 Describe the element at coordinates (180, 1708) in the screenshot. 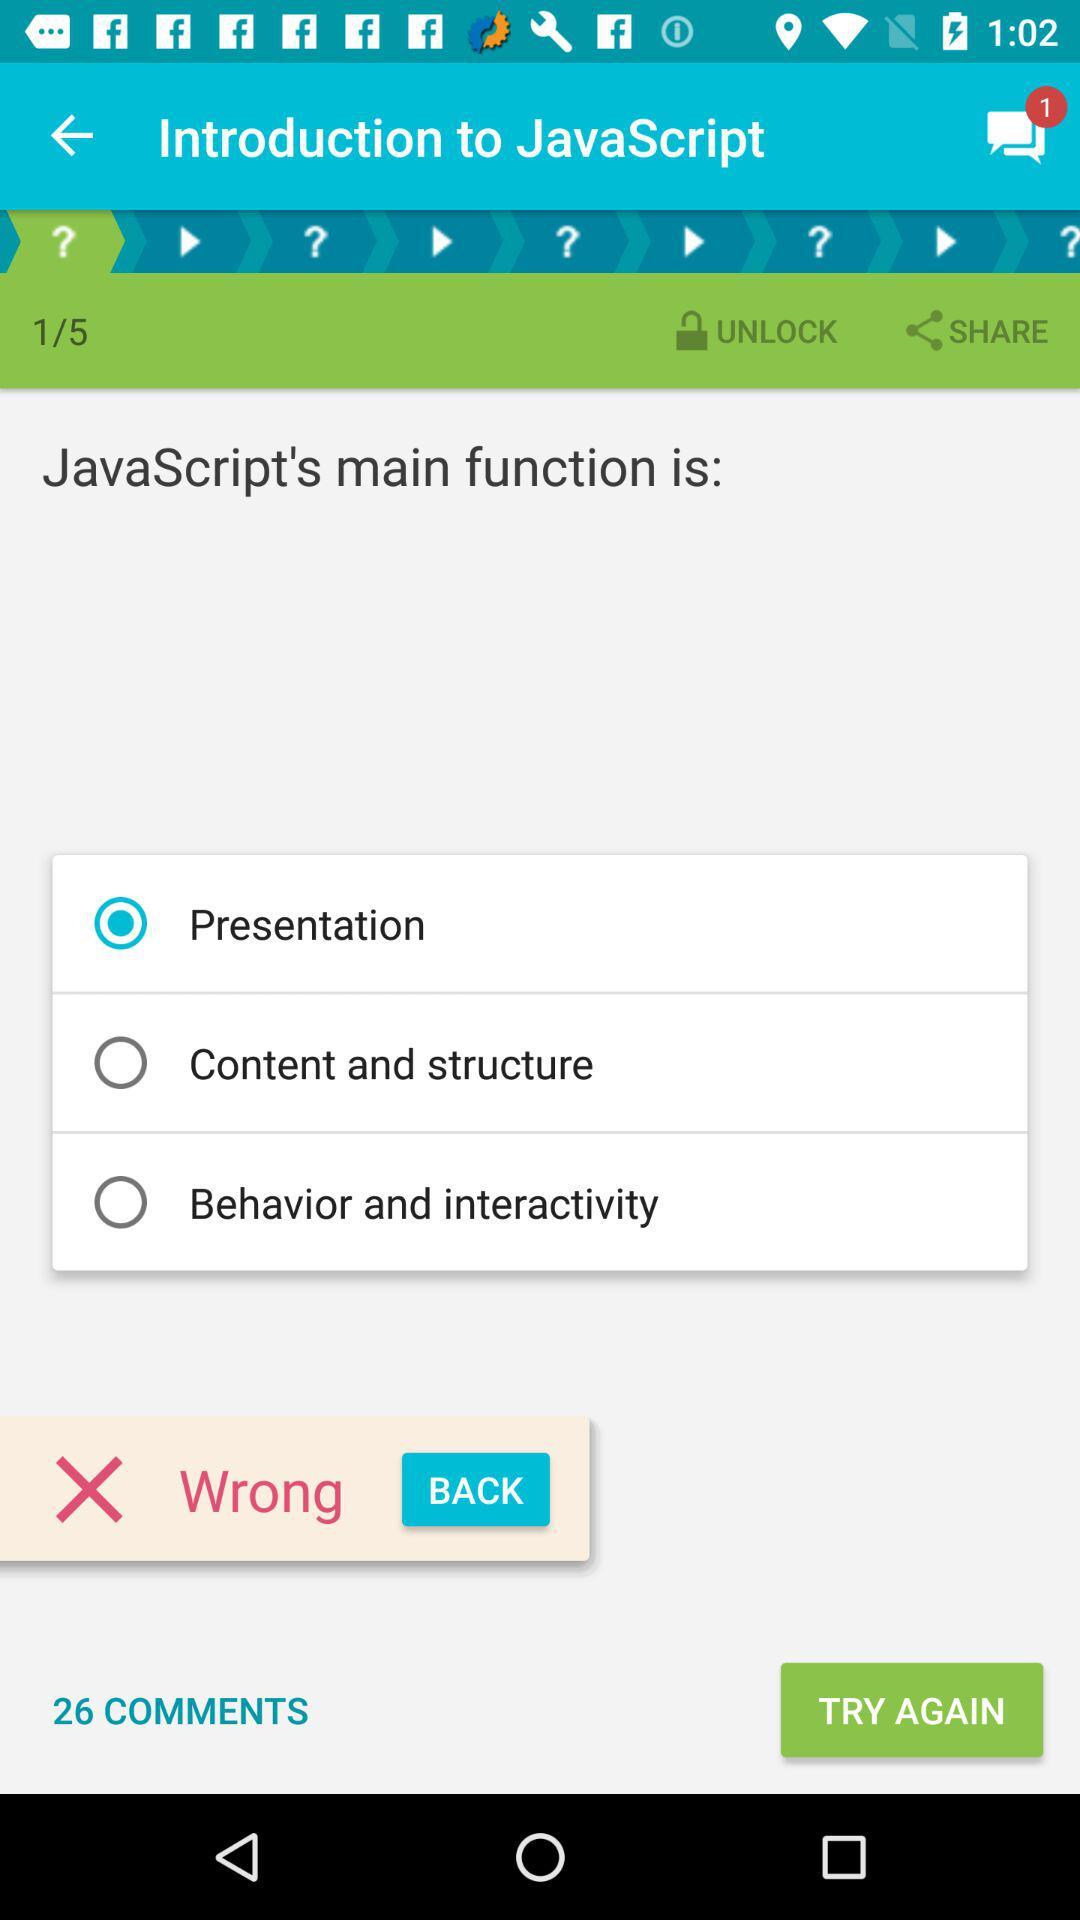

I see `26 comments item` at that location.